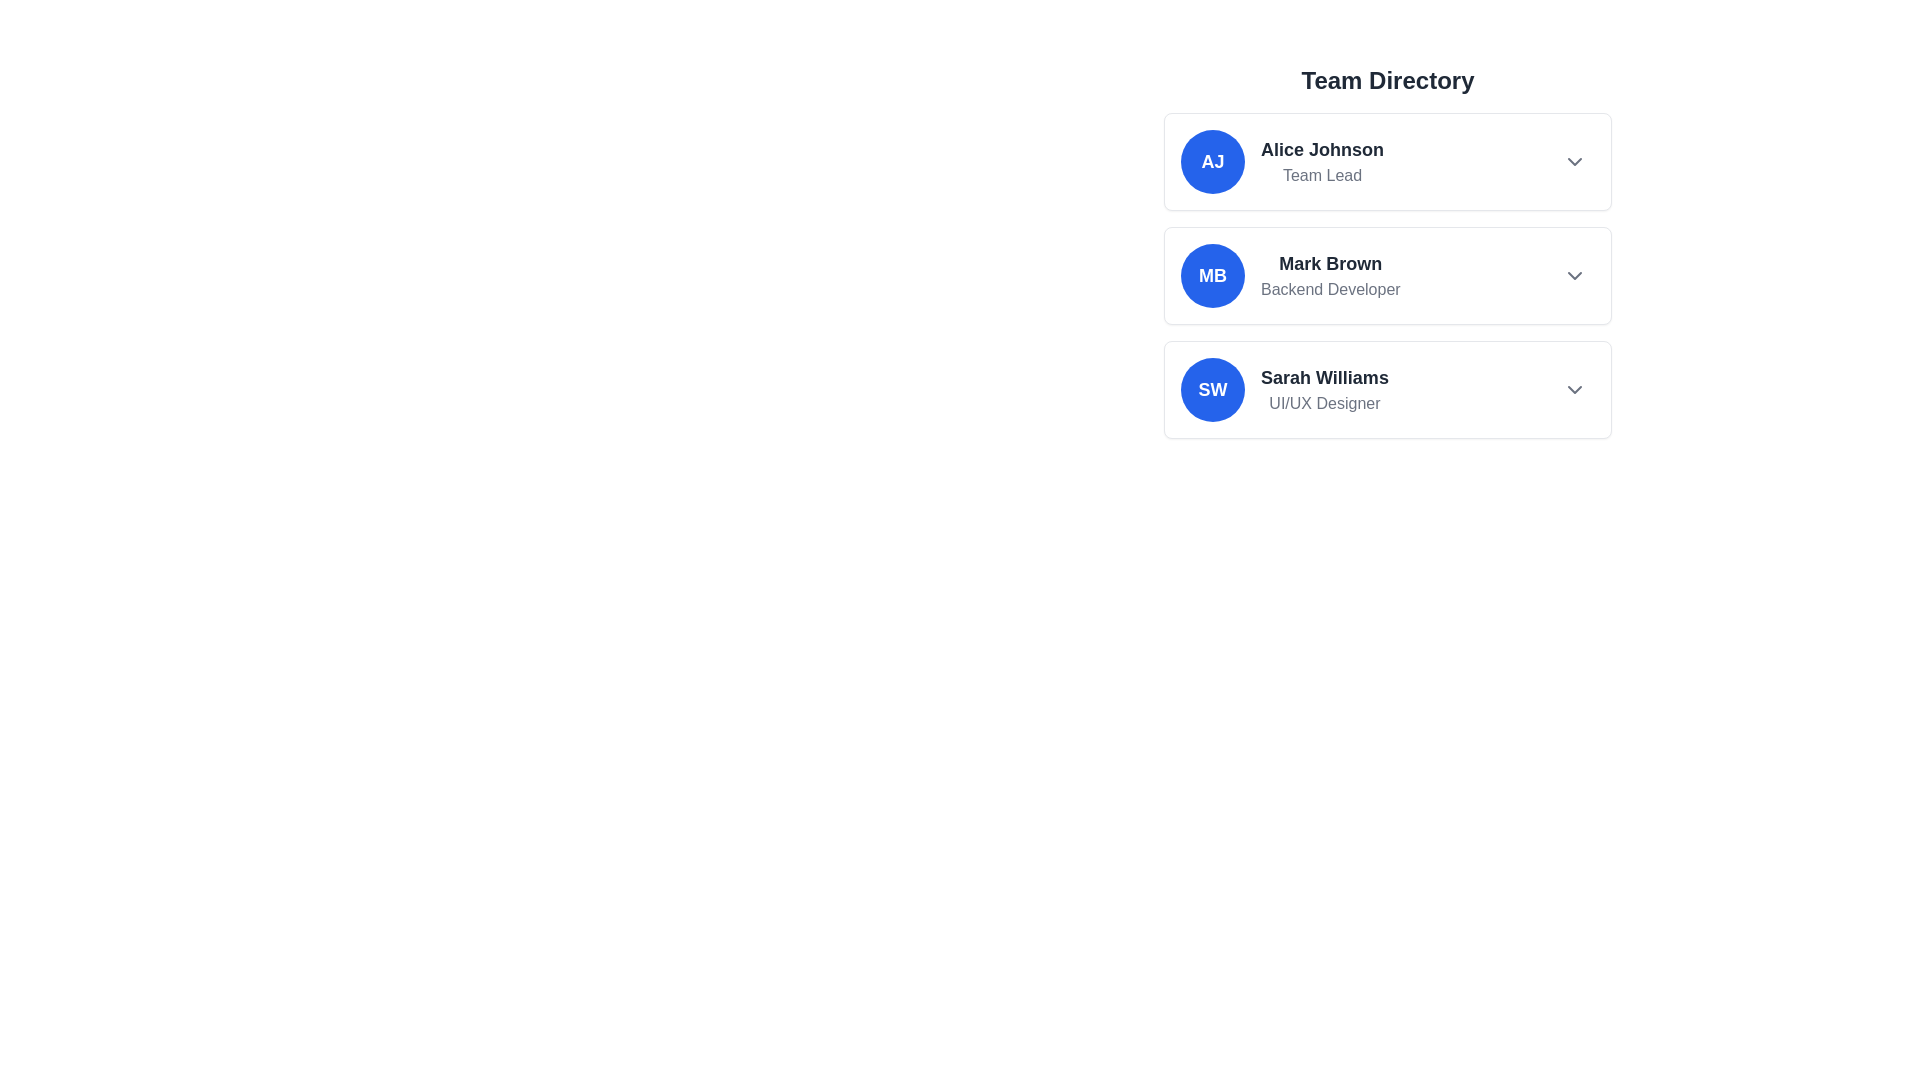  What do you see at coordinates (1322, 161) in the screenshot?
I see `text information block displaying 'Alice Johnson' and 'Team Lead', located in the top section of the list under 'Team Directory'` at bounding box center [1322, 161].